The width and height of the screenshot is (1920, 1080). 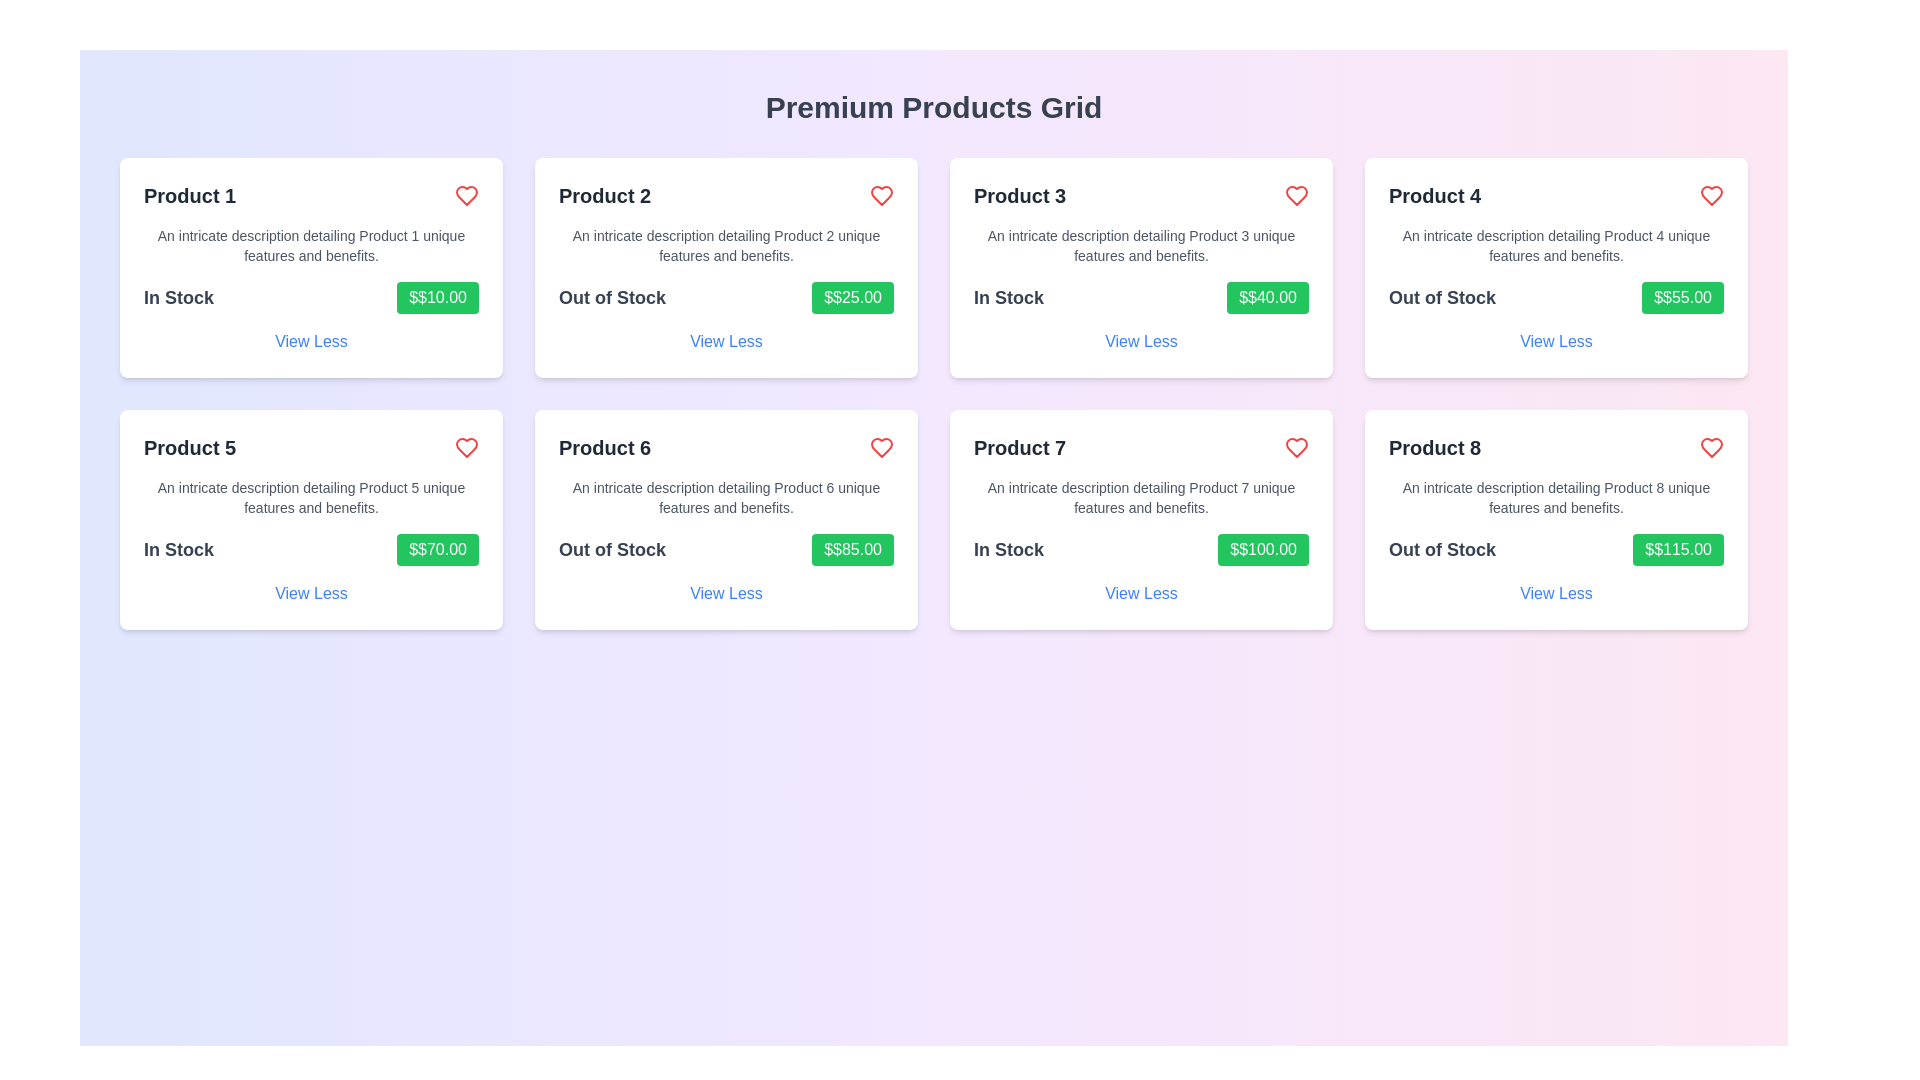 I want to click on the 'Out of Stock' text label, which is styled prominently in dark gray and located within the sixth product card, so click(x=611, y=550).